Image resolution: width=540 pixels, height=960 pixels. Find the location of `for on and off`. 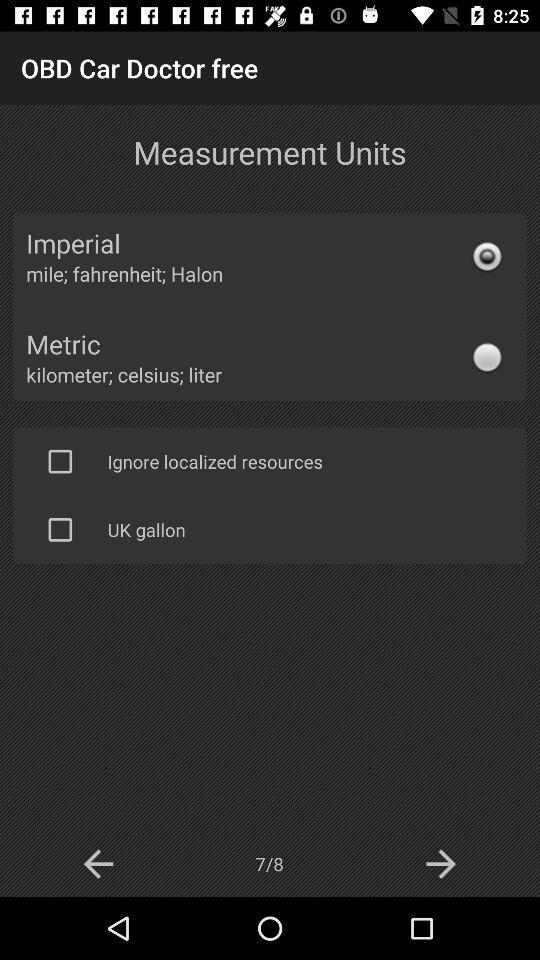

for on and off is located at coordinates (60, 528).